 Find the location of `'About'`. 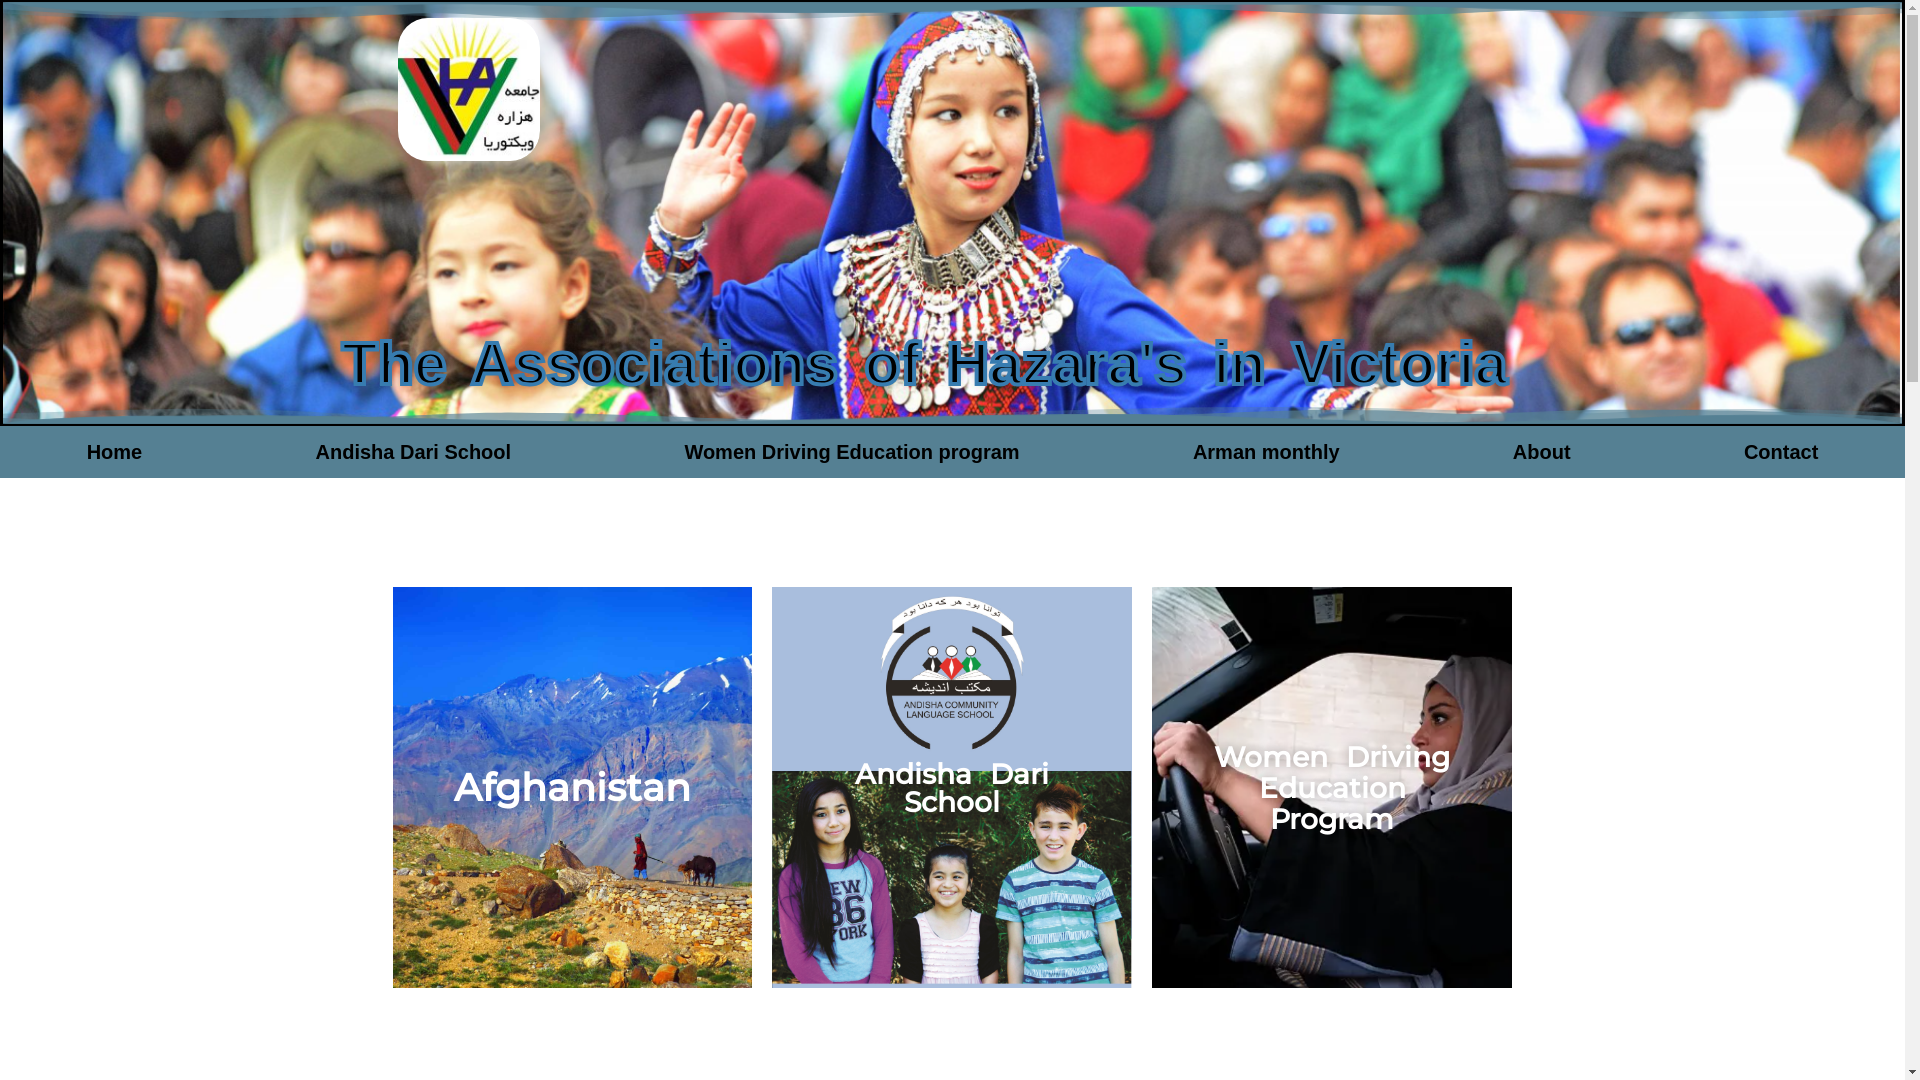

'About' is located at coordinates (1540, 451).